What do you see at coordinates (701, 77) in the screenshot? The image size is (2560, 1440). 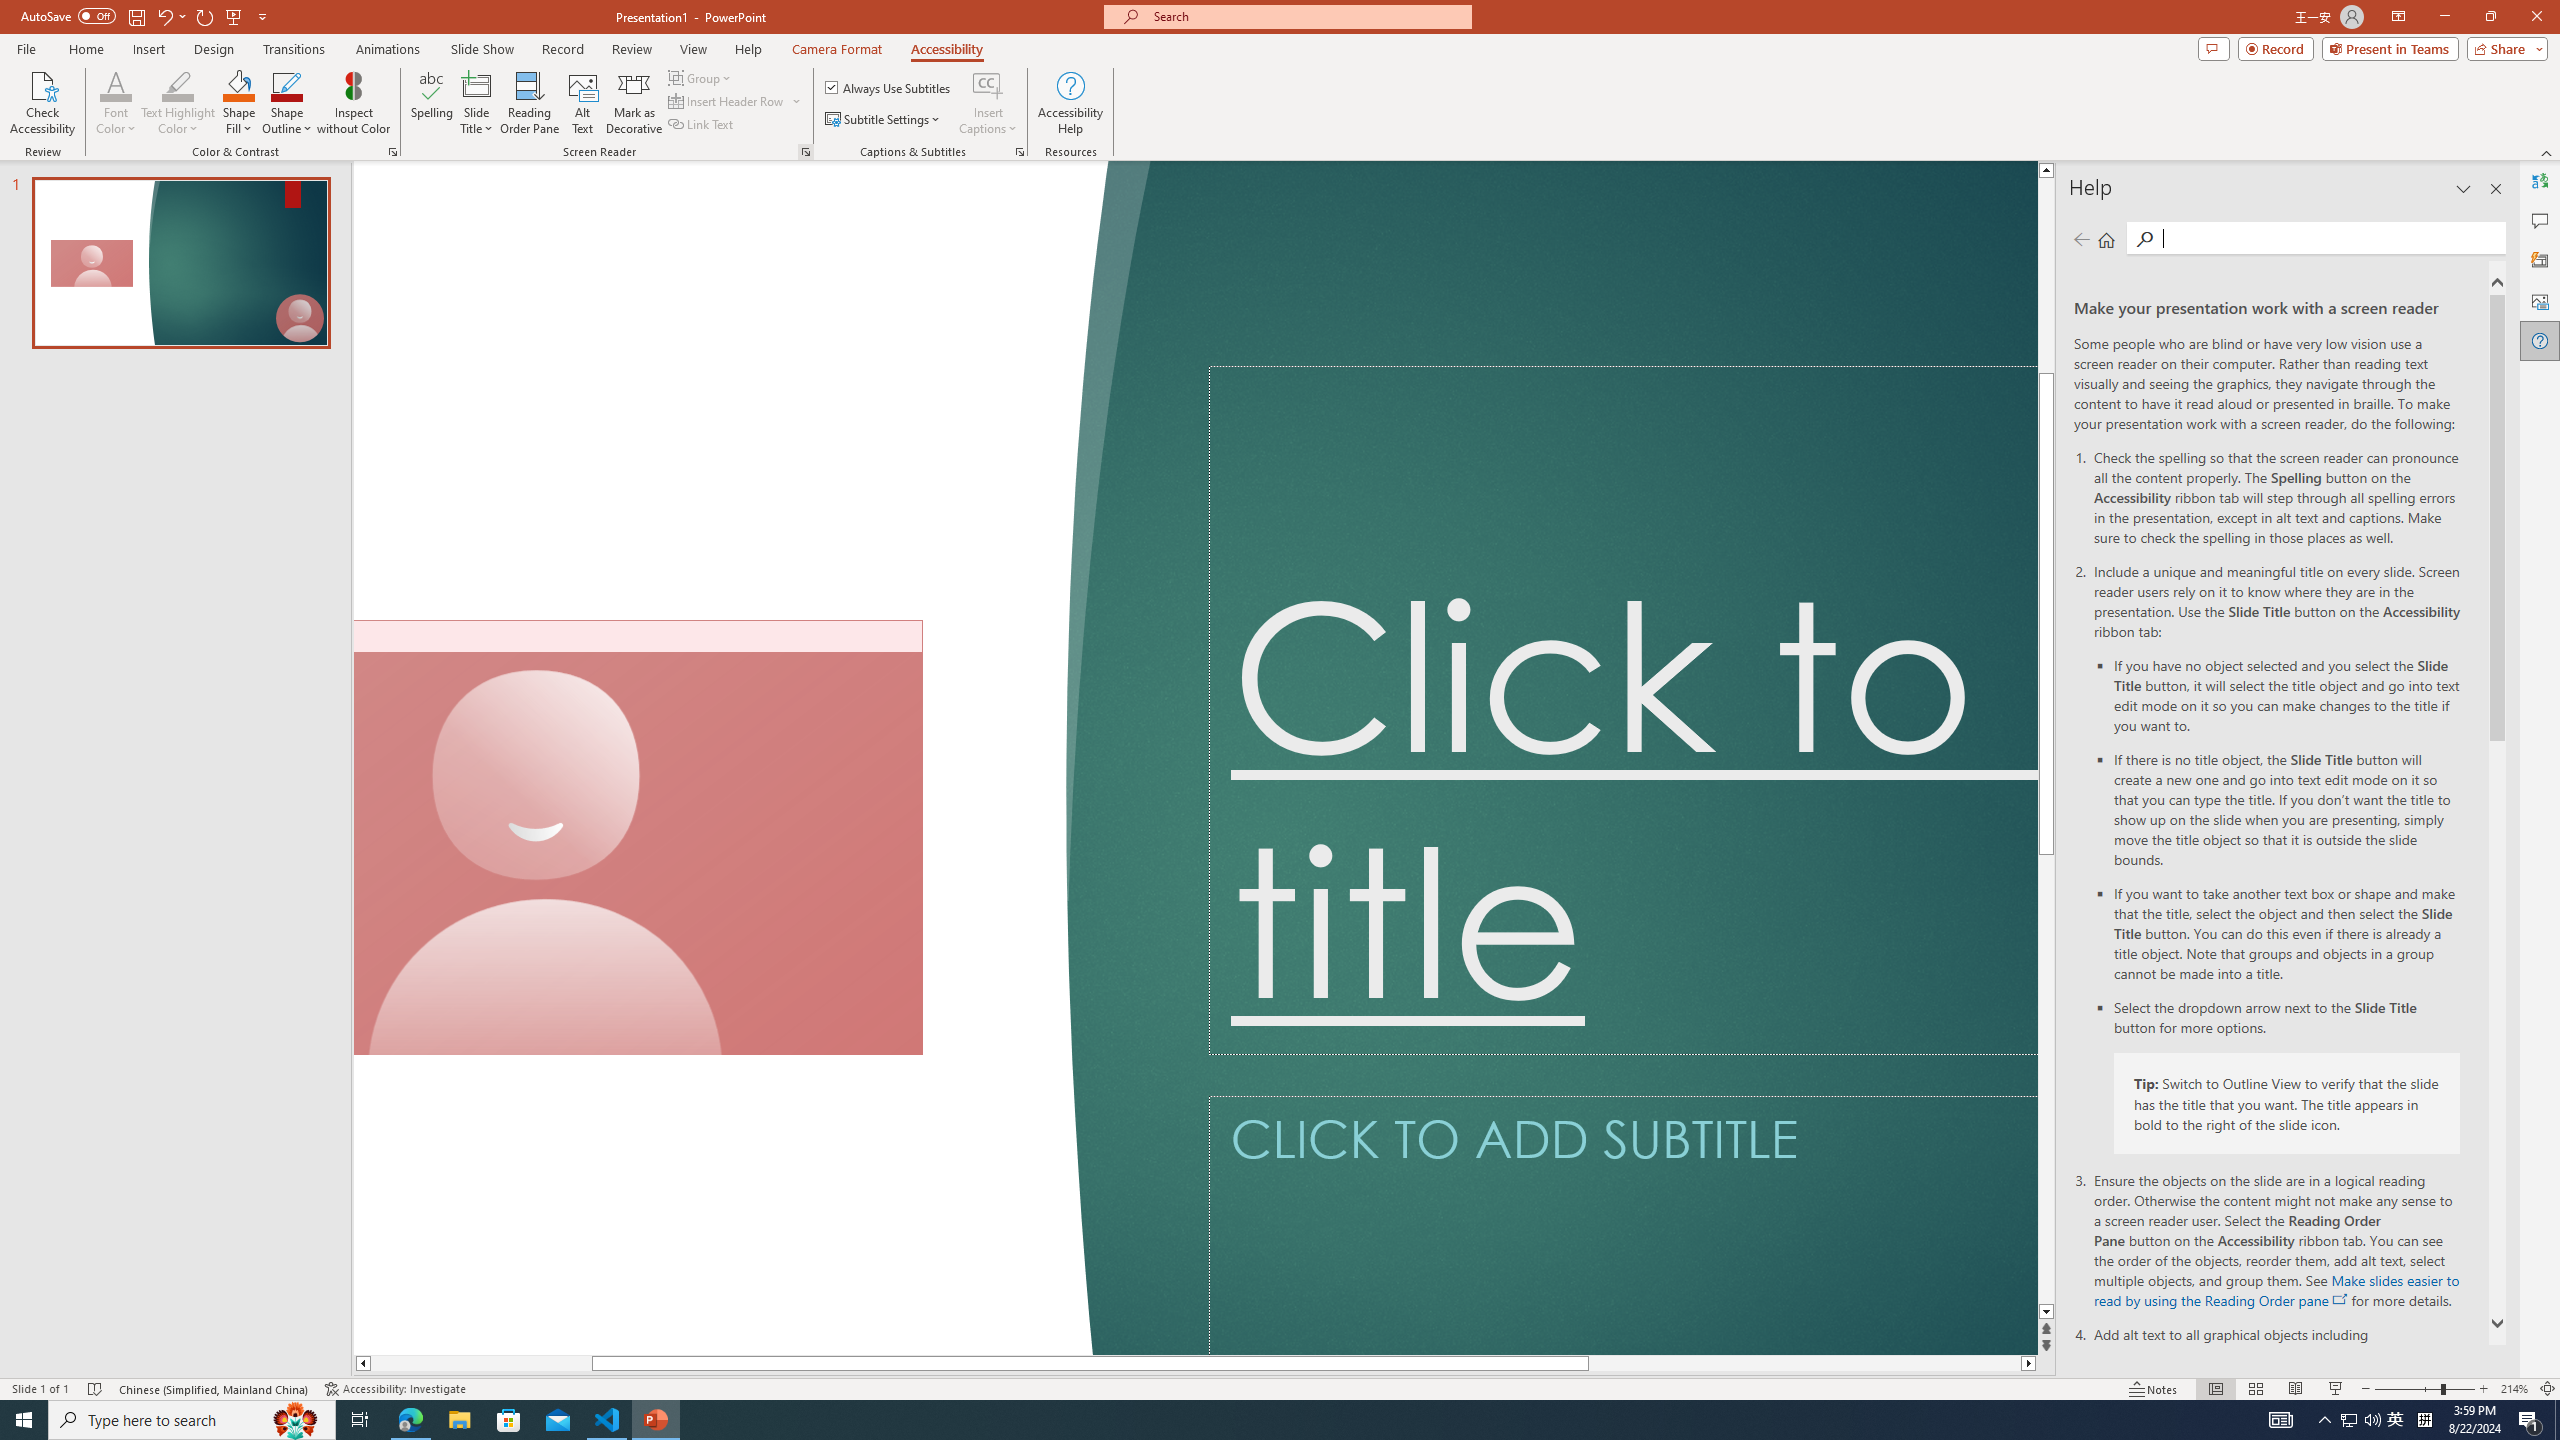 I see `'Group'` at bounding box center [701, 77].